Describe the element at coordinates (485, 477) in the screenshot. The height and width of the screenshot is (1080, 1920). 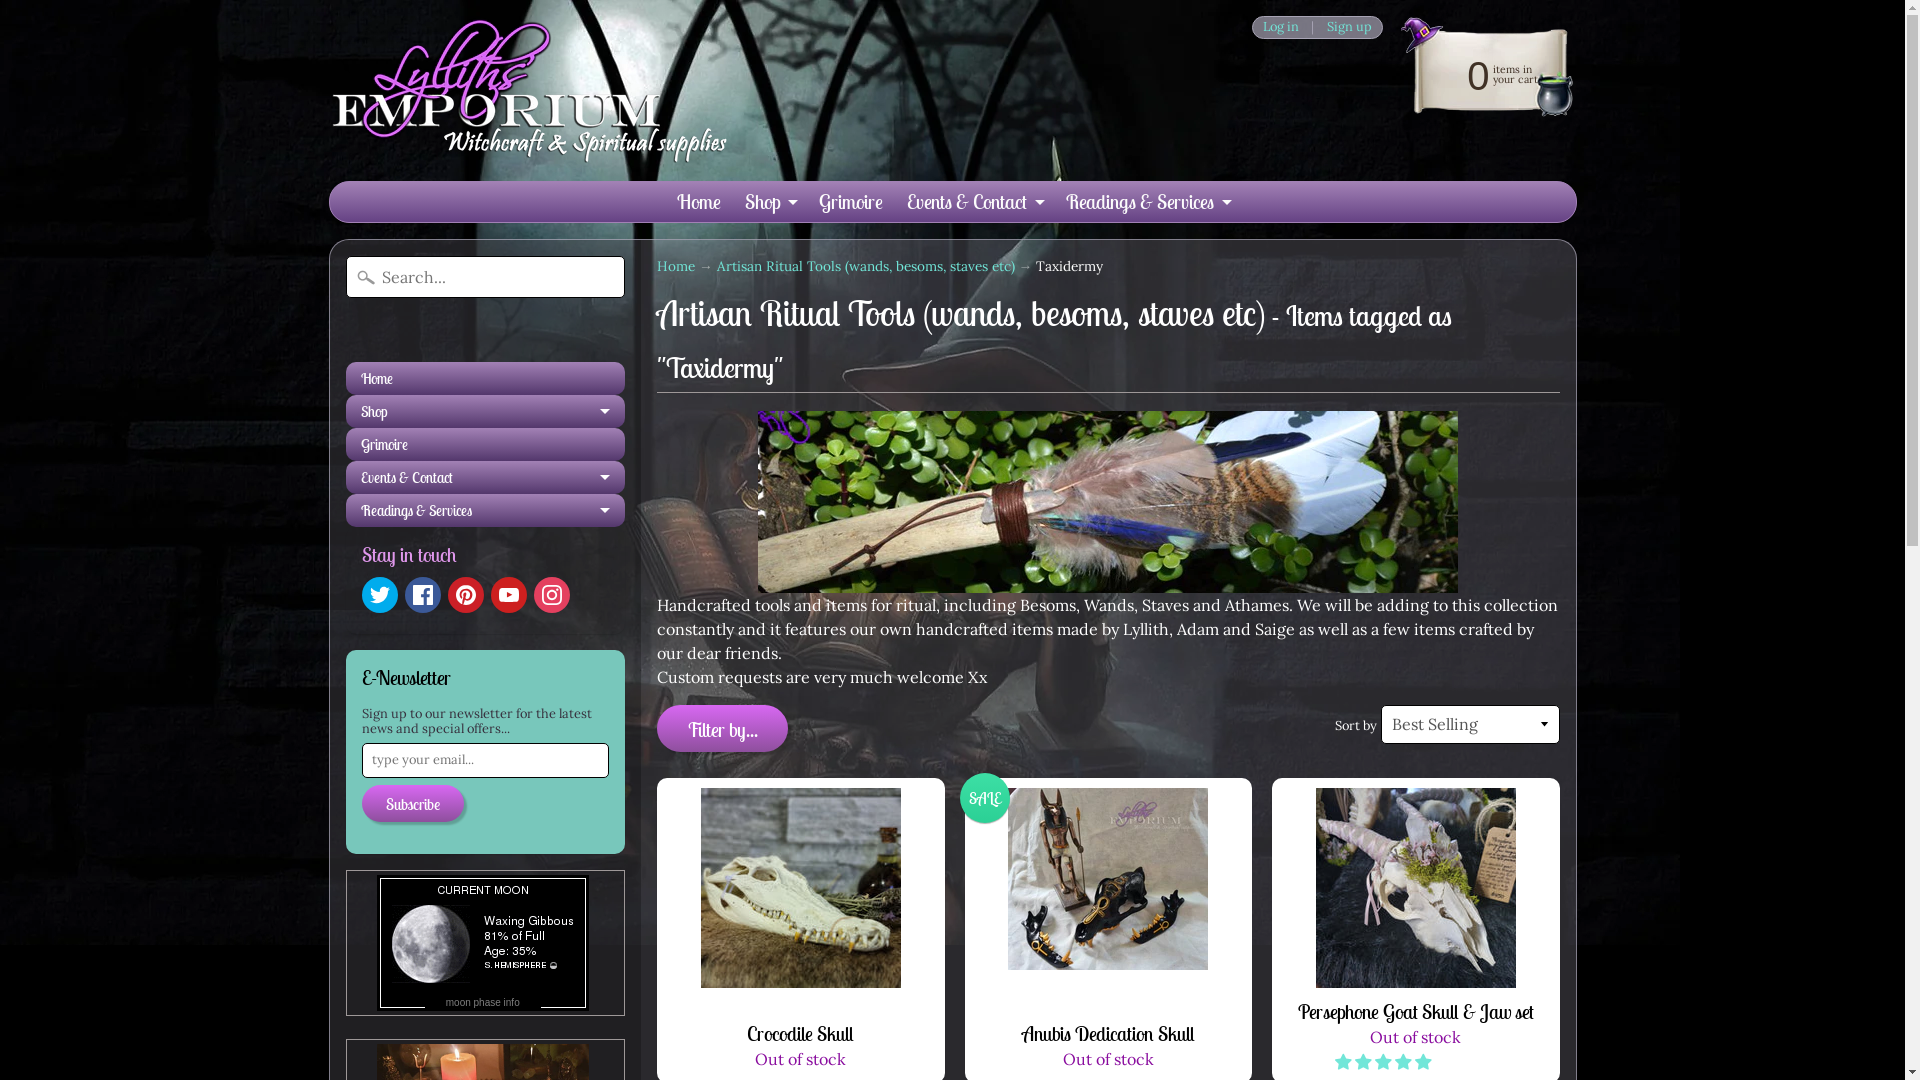
I see `'Events & Contact'` at that location.